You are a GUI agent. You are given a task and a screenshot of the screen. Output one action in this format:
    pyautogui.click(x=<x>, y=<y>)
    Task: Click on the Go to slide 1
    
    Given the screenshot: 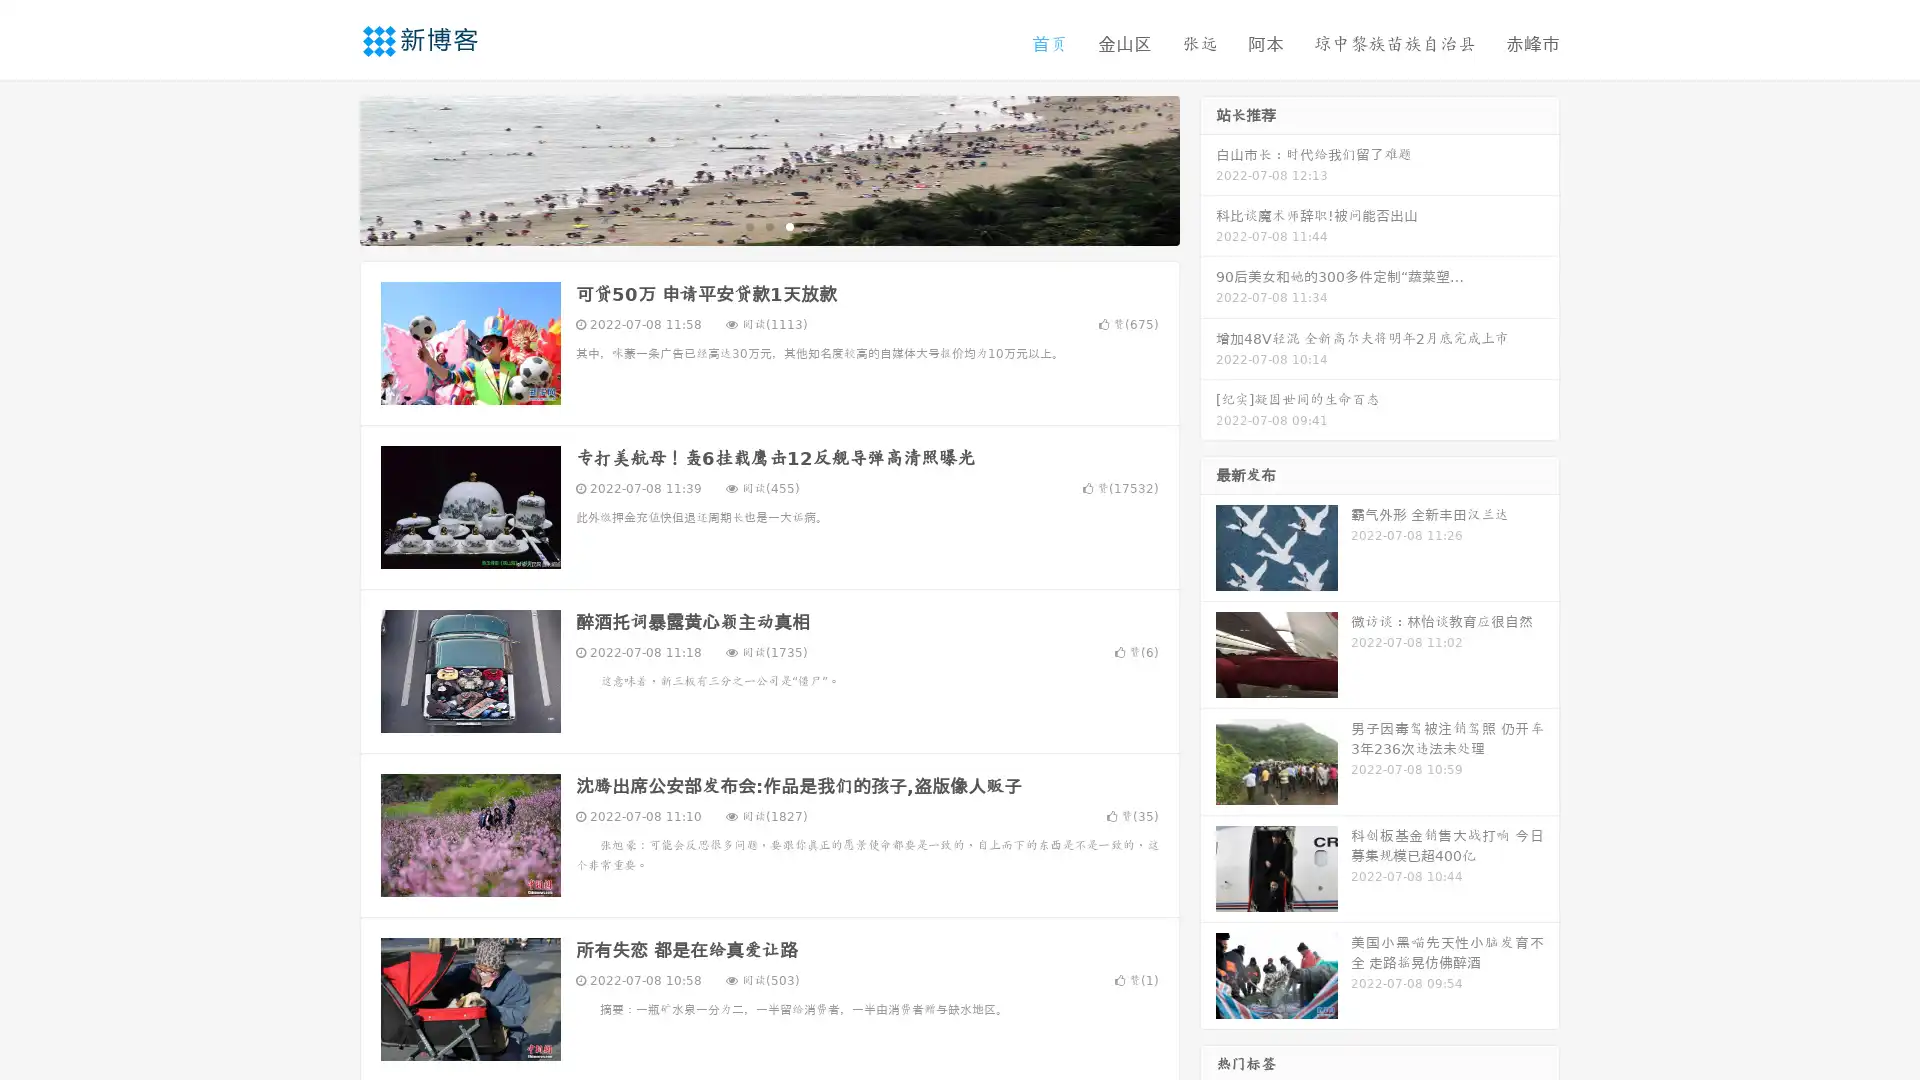 What is the action you would take?
    pyautogui.click(x=748, y=225)
    